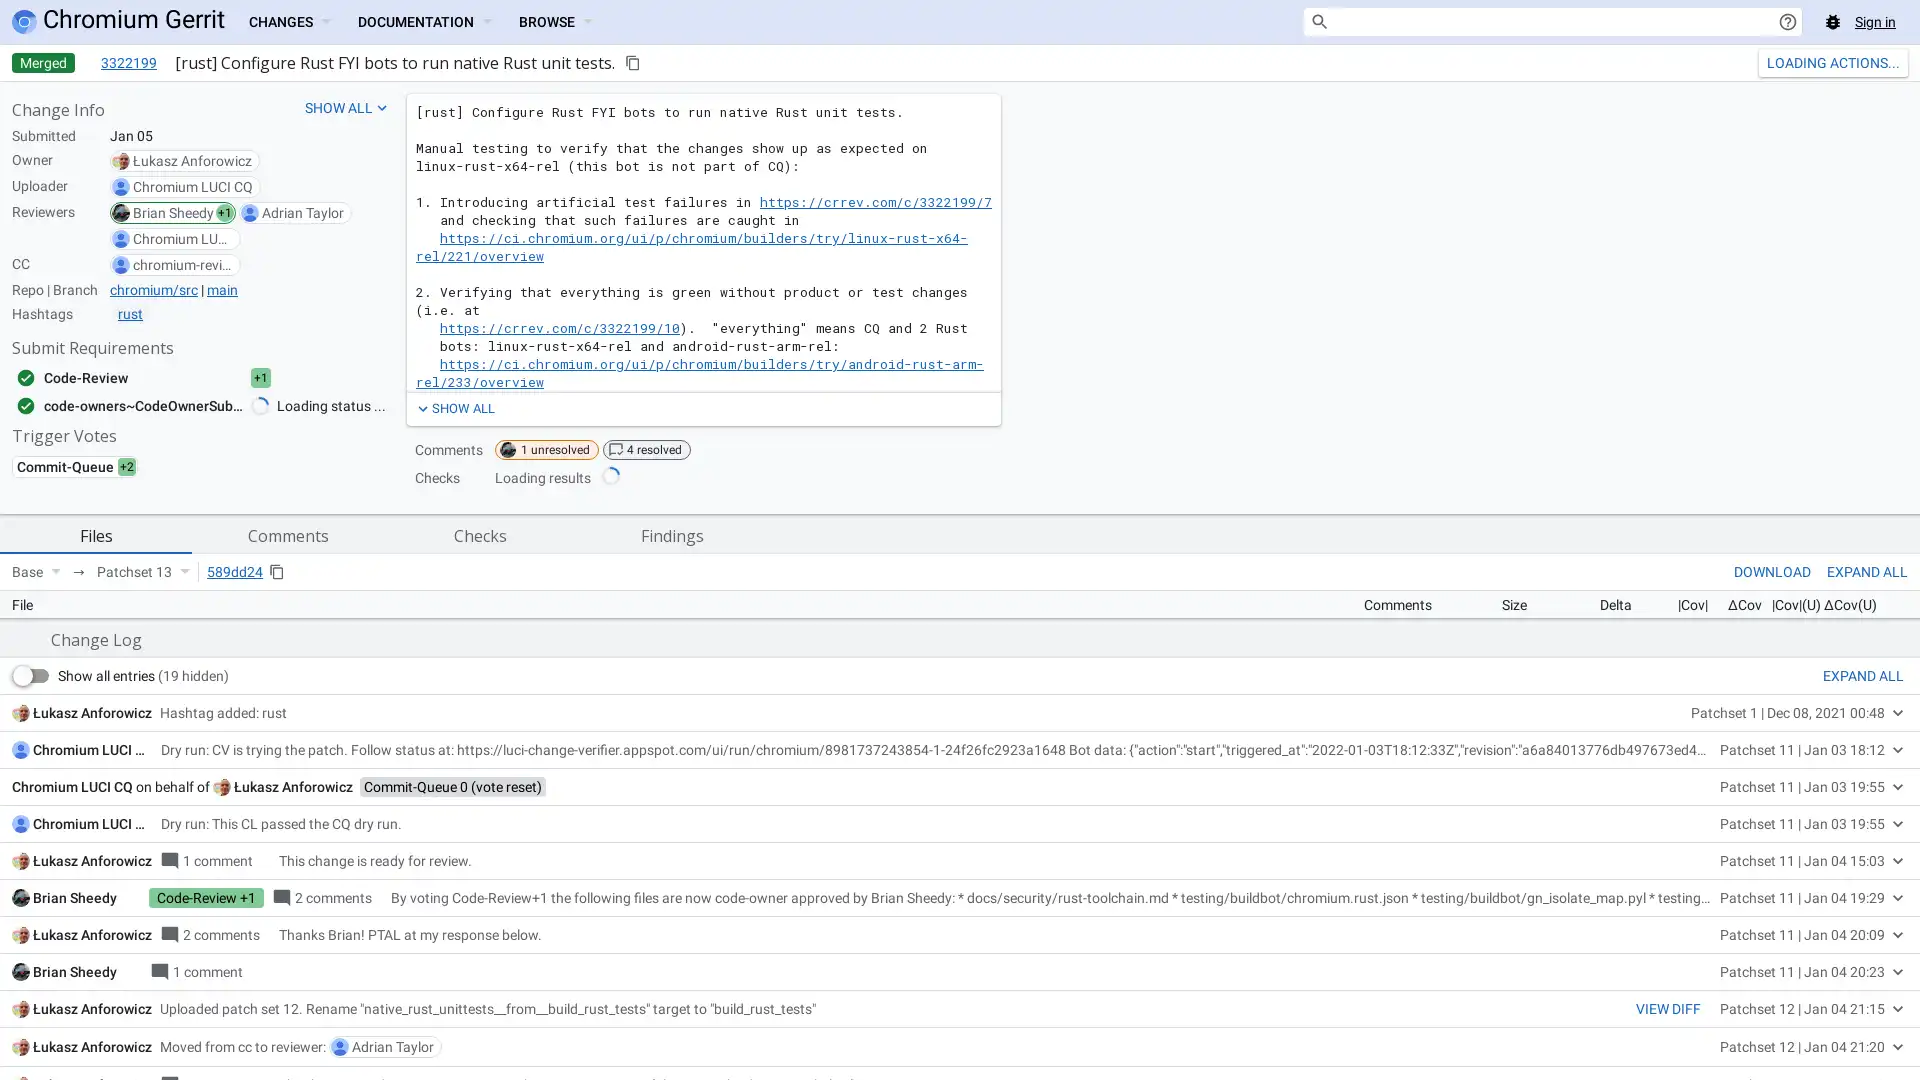 This screenshot has width=1920, height=1080. I want to click on Chromium LUCI CQ, so click(182, 238).